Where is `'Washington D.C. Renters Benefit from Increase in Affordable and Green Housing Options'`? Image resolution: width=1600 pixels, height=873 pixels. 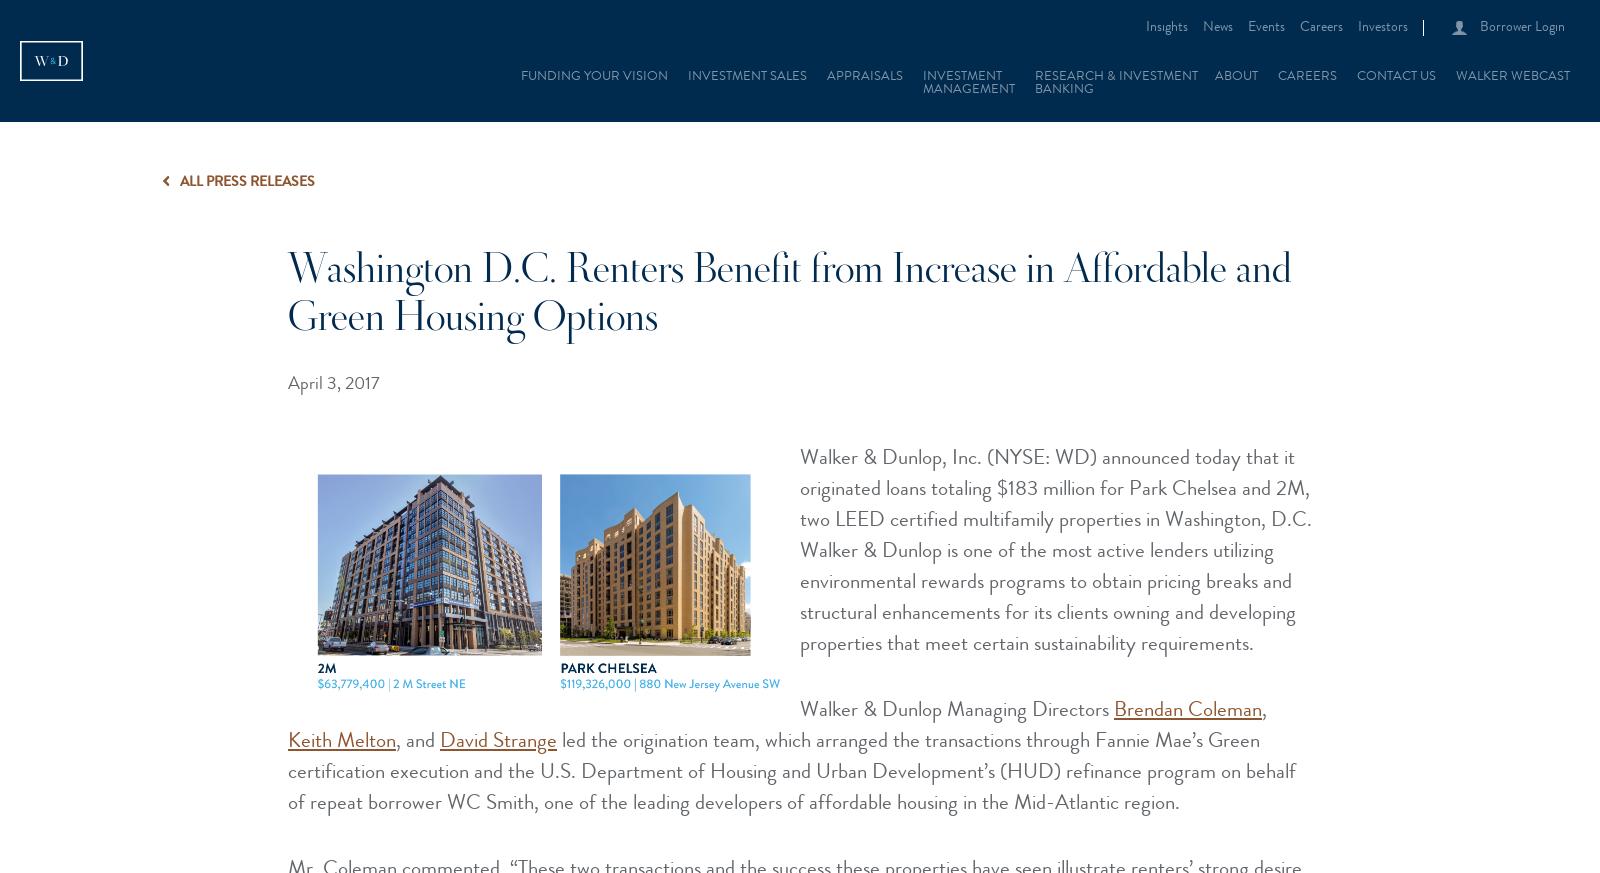
'Washington D.C. Renters Benefit from Increase in Affordable and Green Housing Options' is located at coordinates (288, 297).